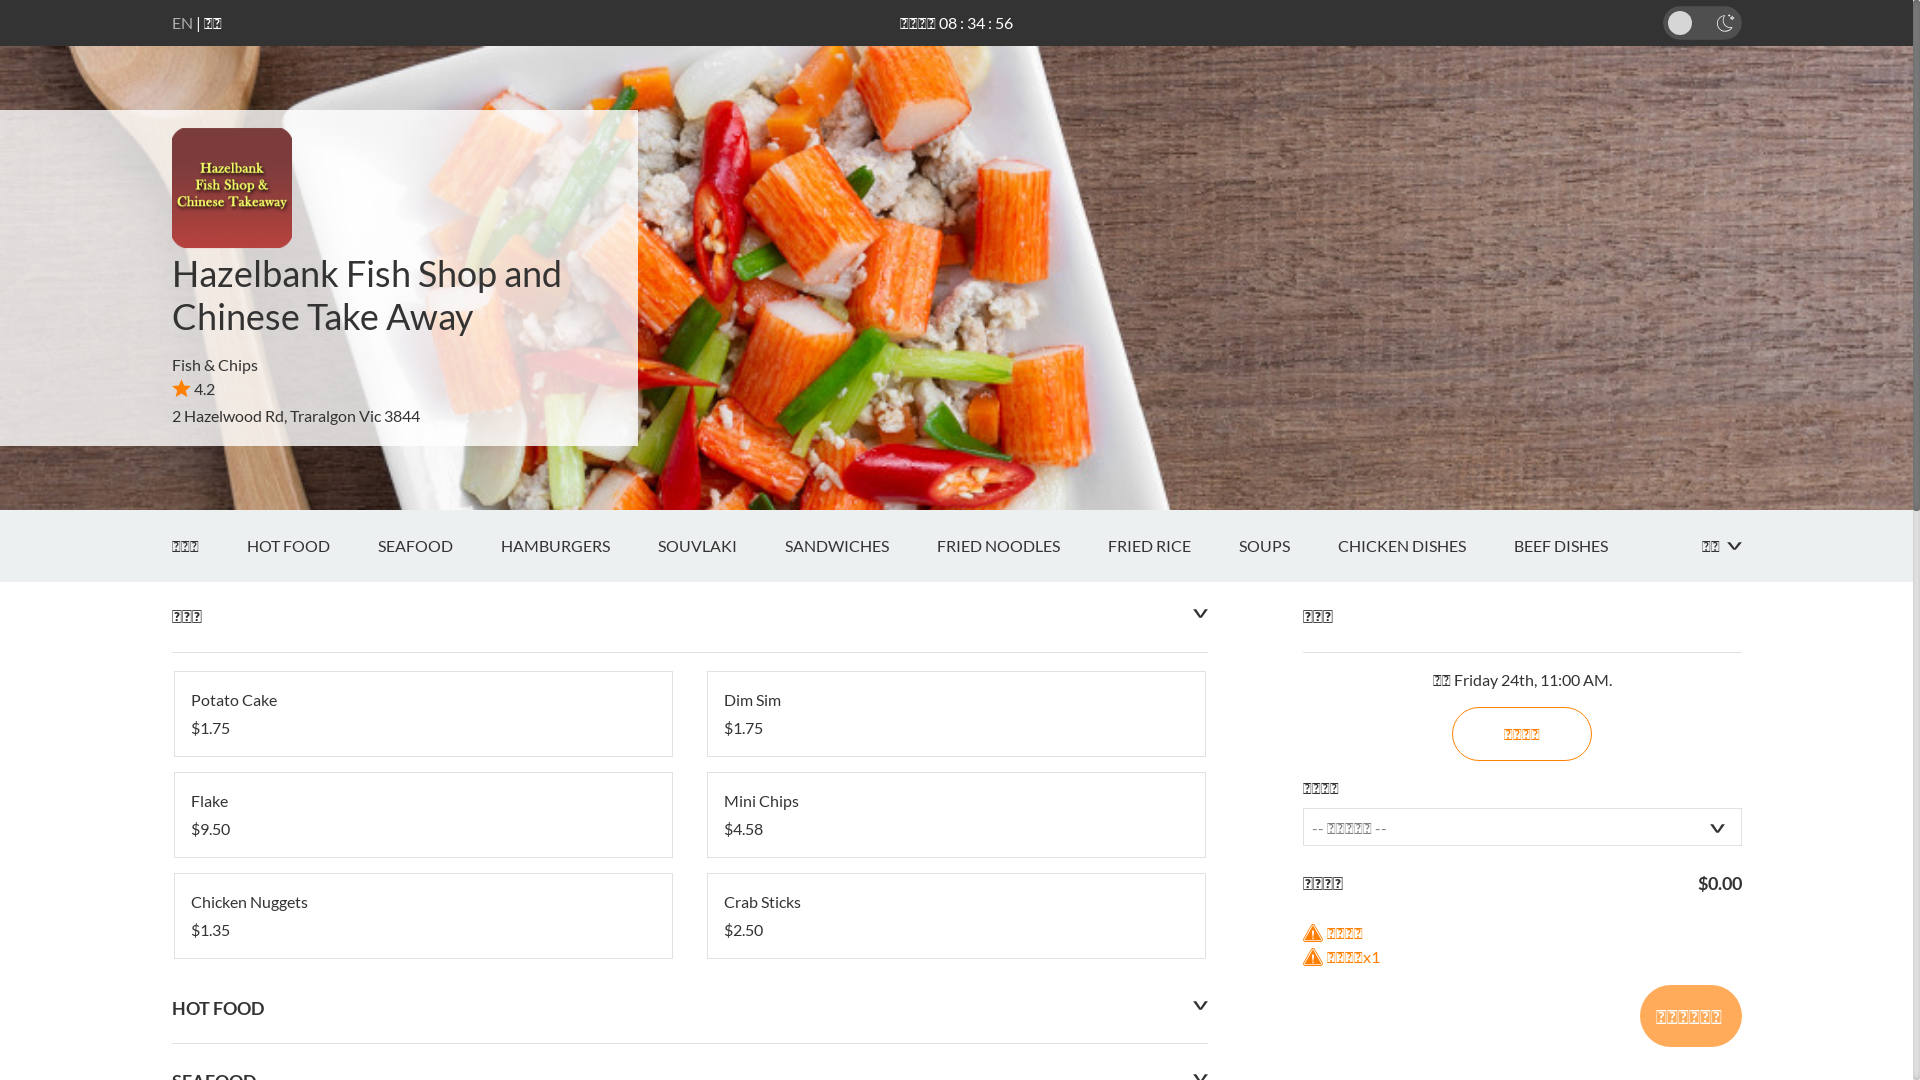 Image resolution: width=1920 pixels, height=1080 pixels. Describe the element at coordinates (577, 546) in the screenshot. I see `'HAMBURGERS'` at that location.